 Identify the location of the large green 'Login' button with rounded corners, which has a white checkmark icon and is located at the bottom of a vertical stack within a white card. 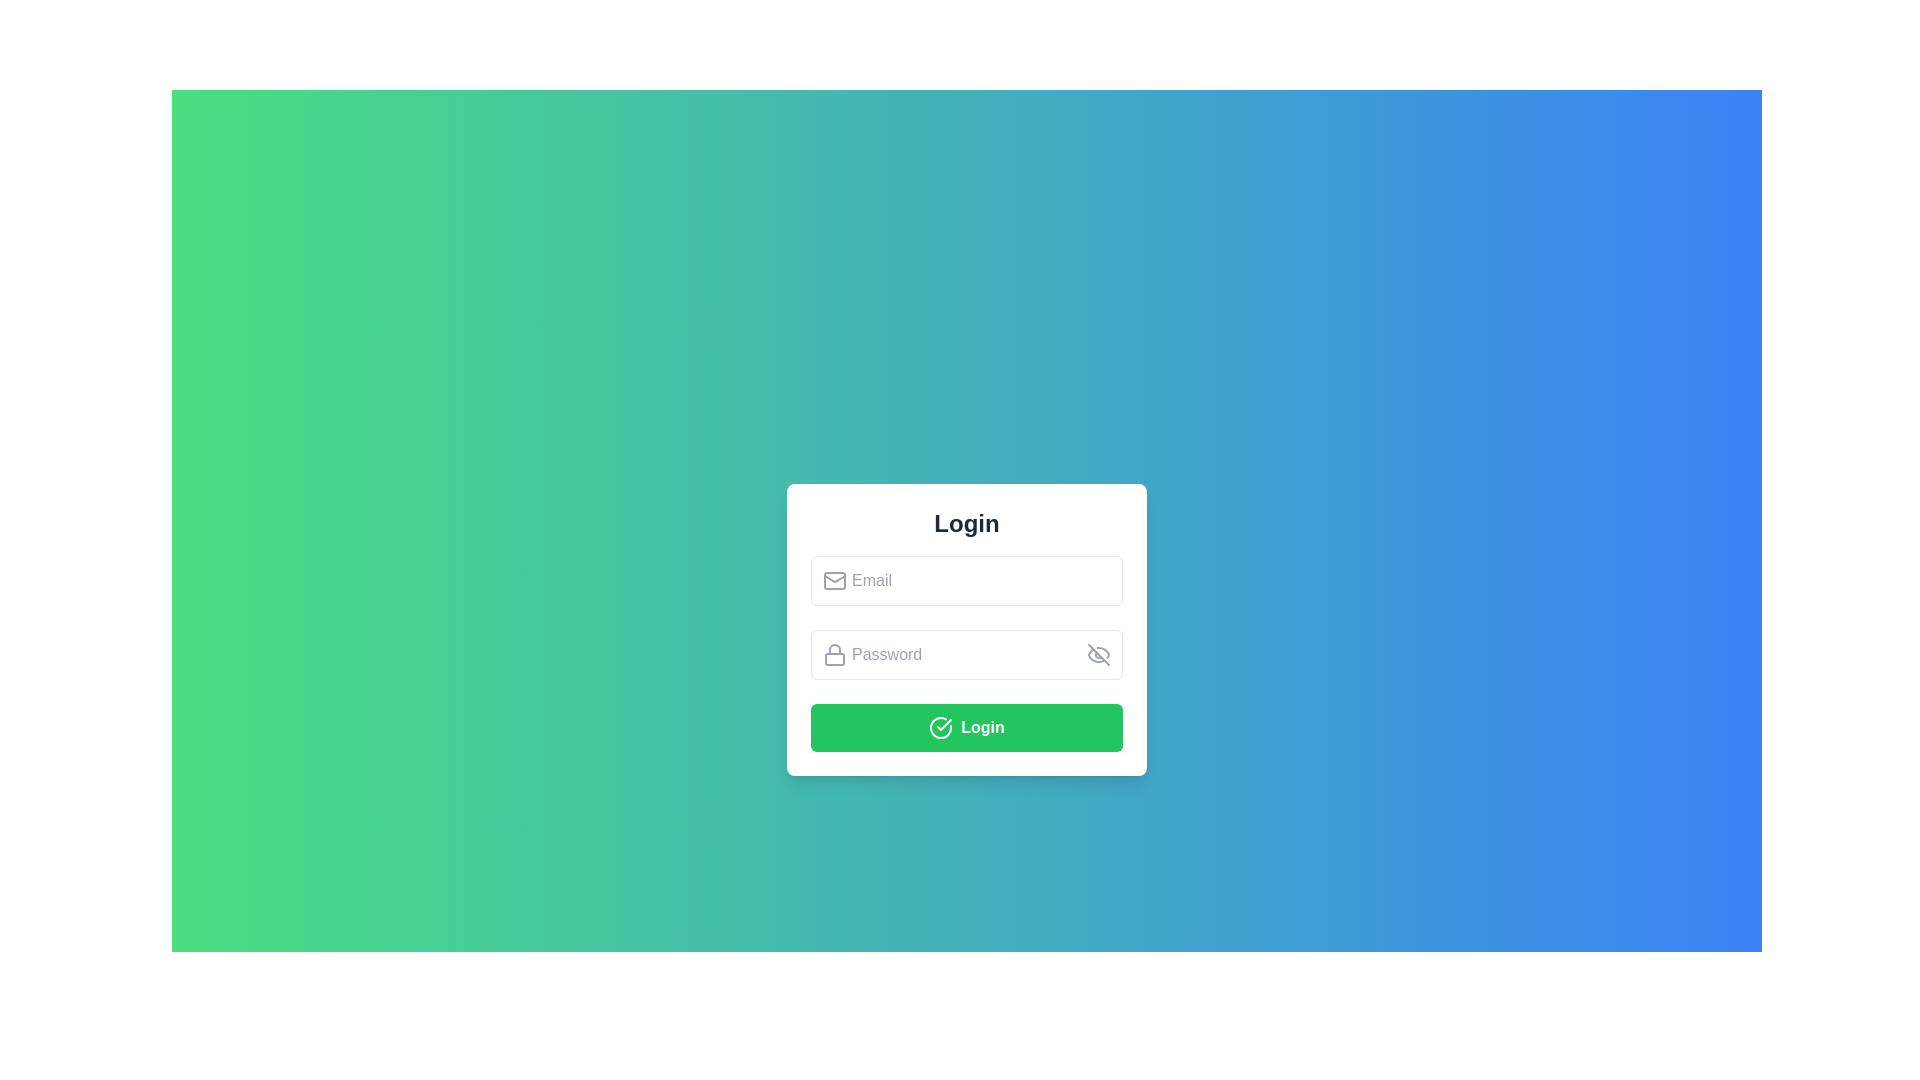
(966, 726).